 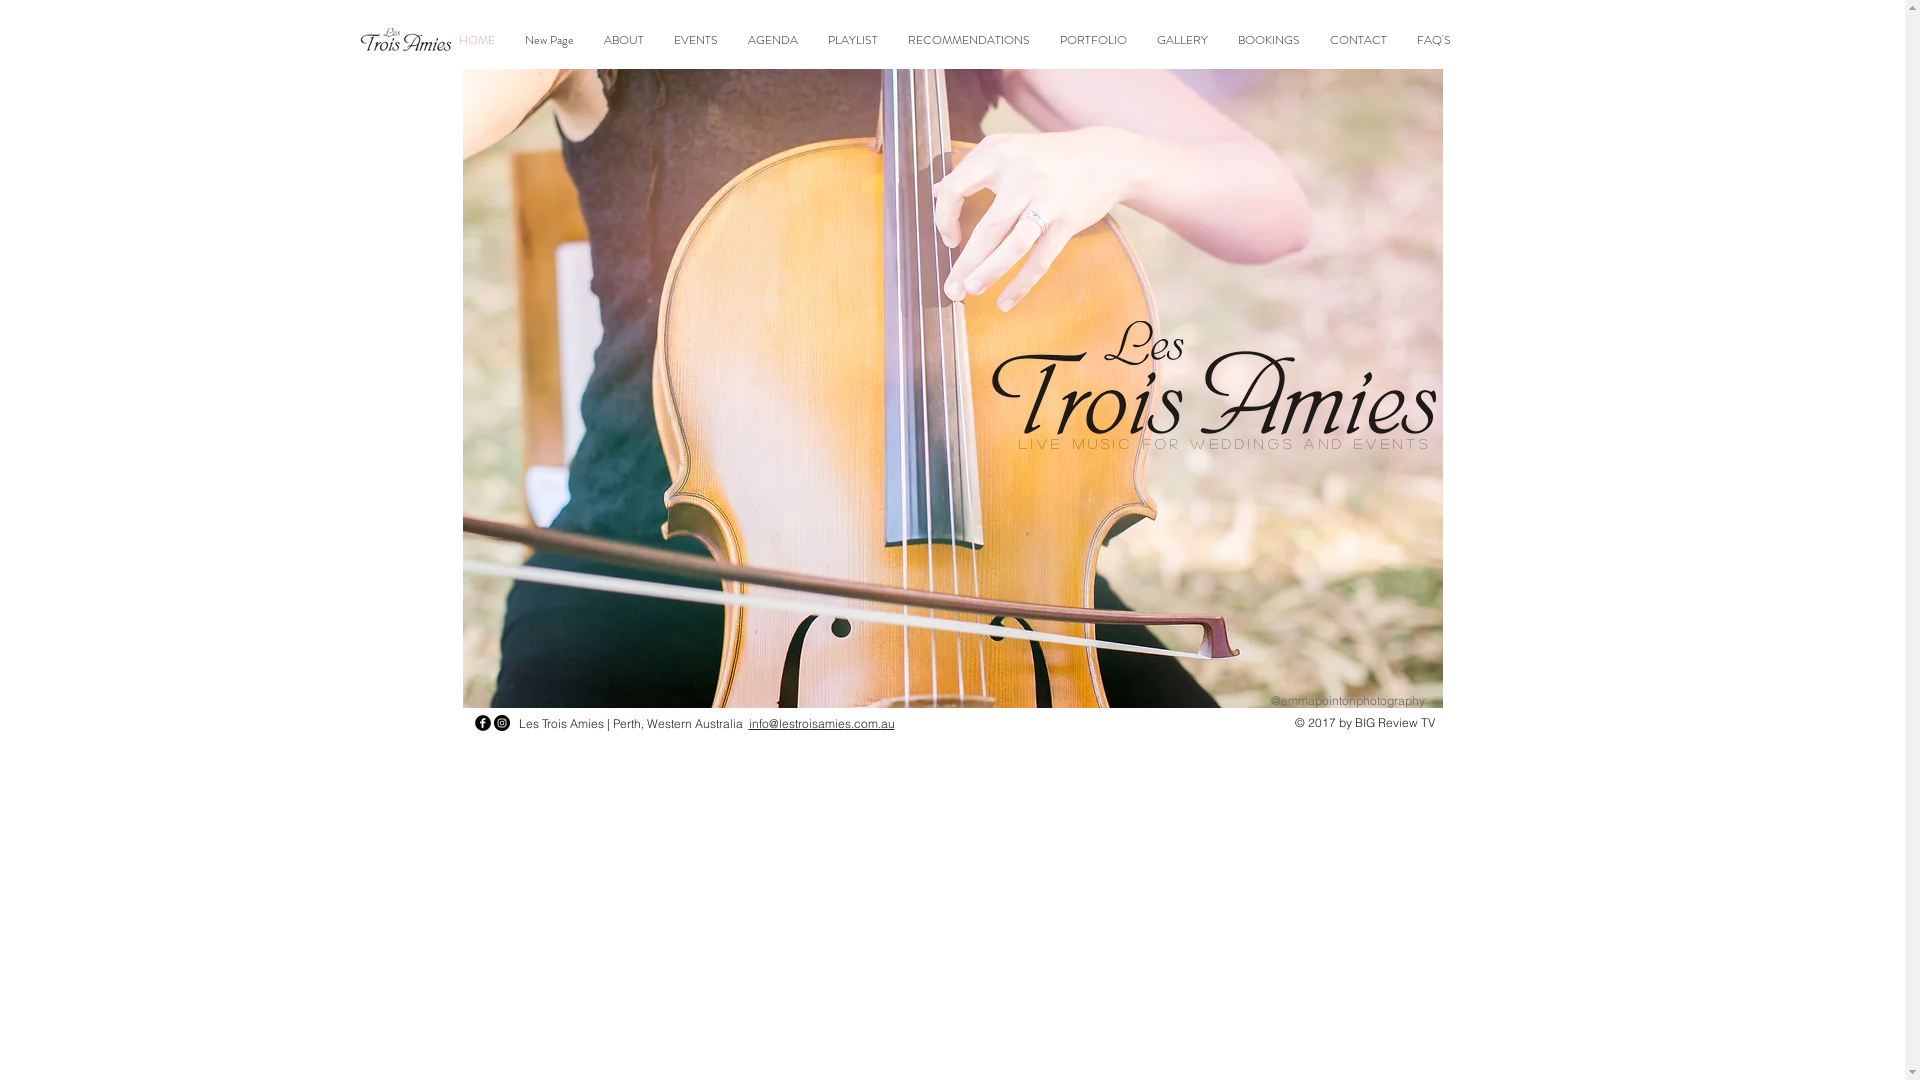 What do you see at coordinates (1358, 40) in the screenshot?
I see `'CONTACT'` at bounding box center [1358, 40].